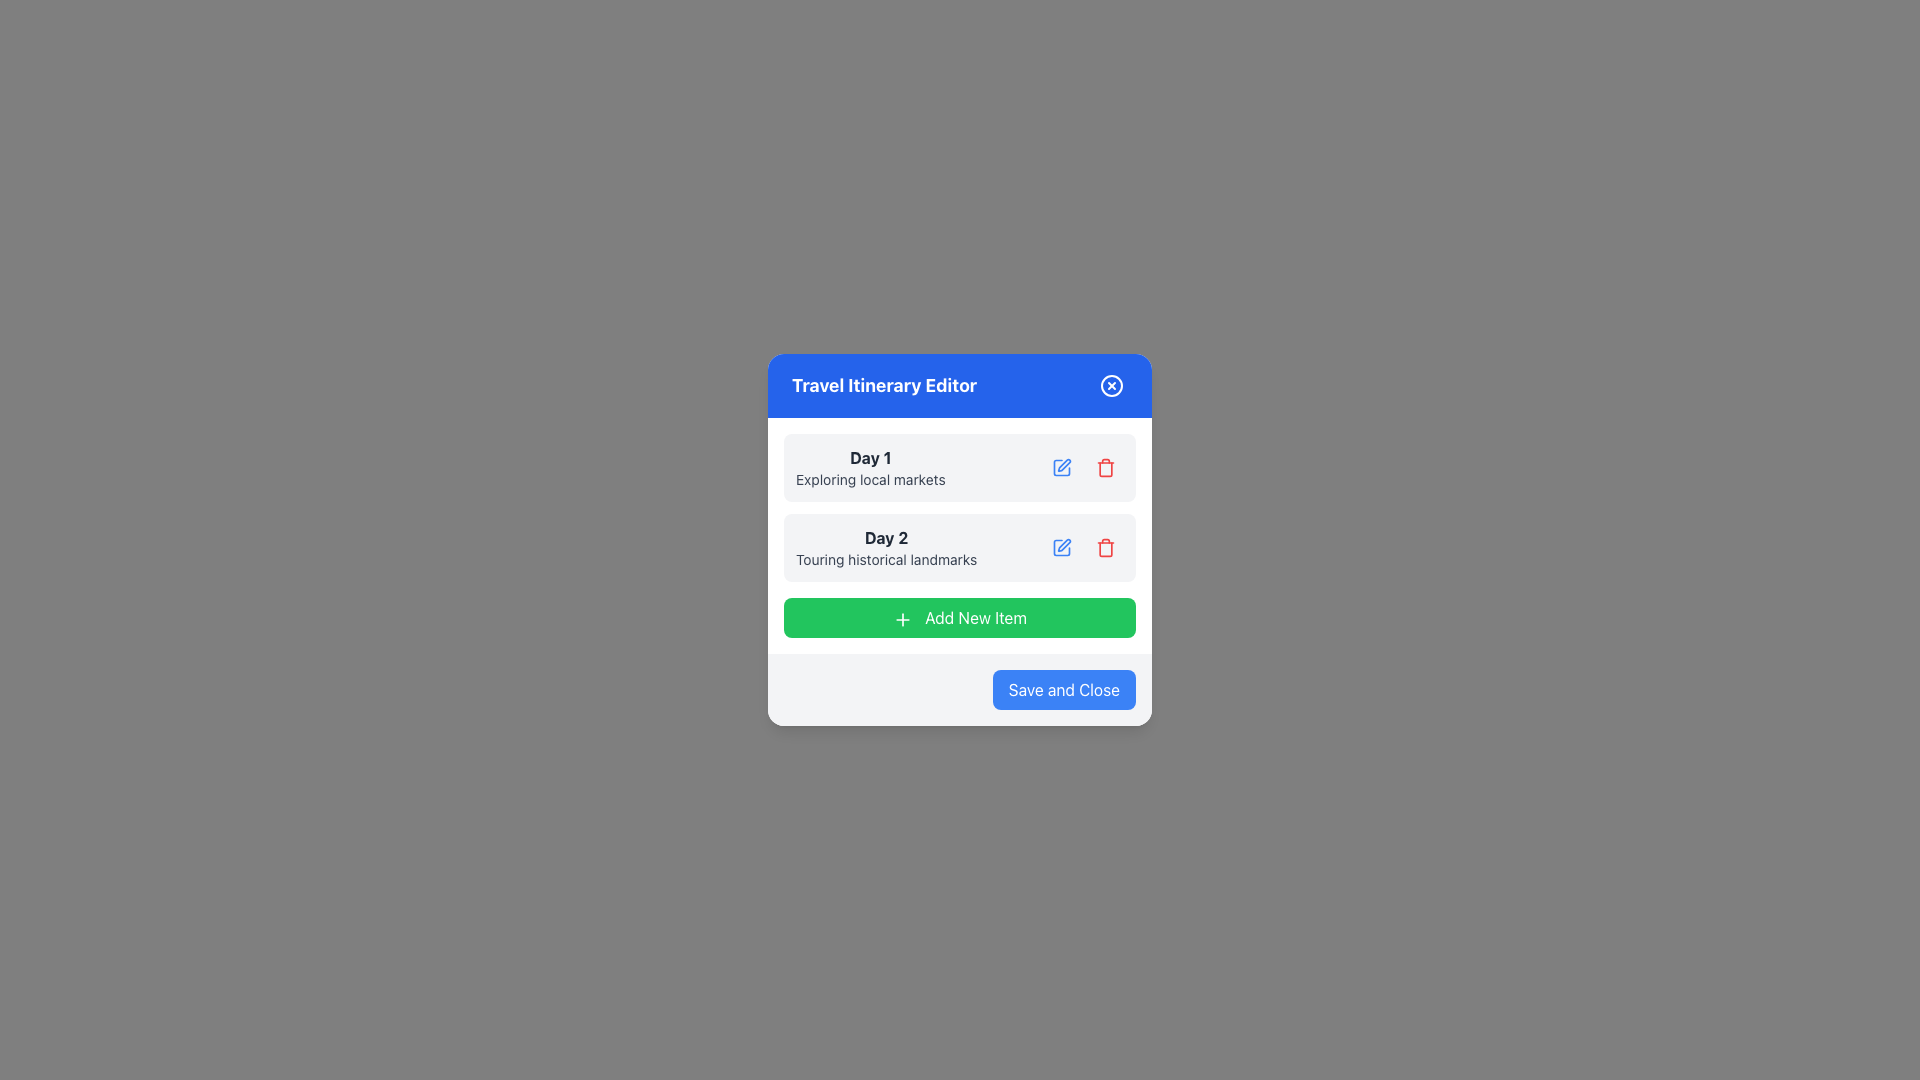  What do you see at coordinates (1111, 385) in the screenshot?
I see `the small circular button with a blue background and a white border that contains a minimalist 'X' icon` at bounding box center [1111, 385].